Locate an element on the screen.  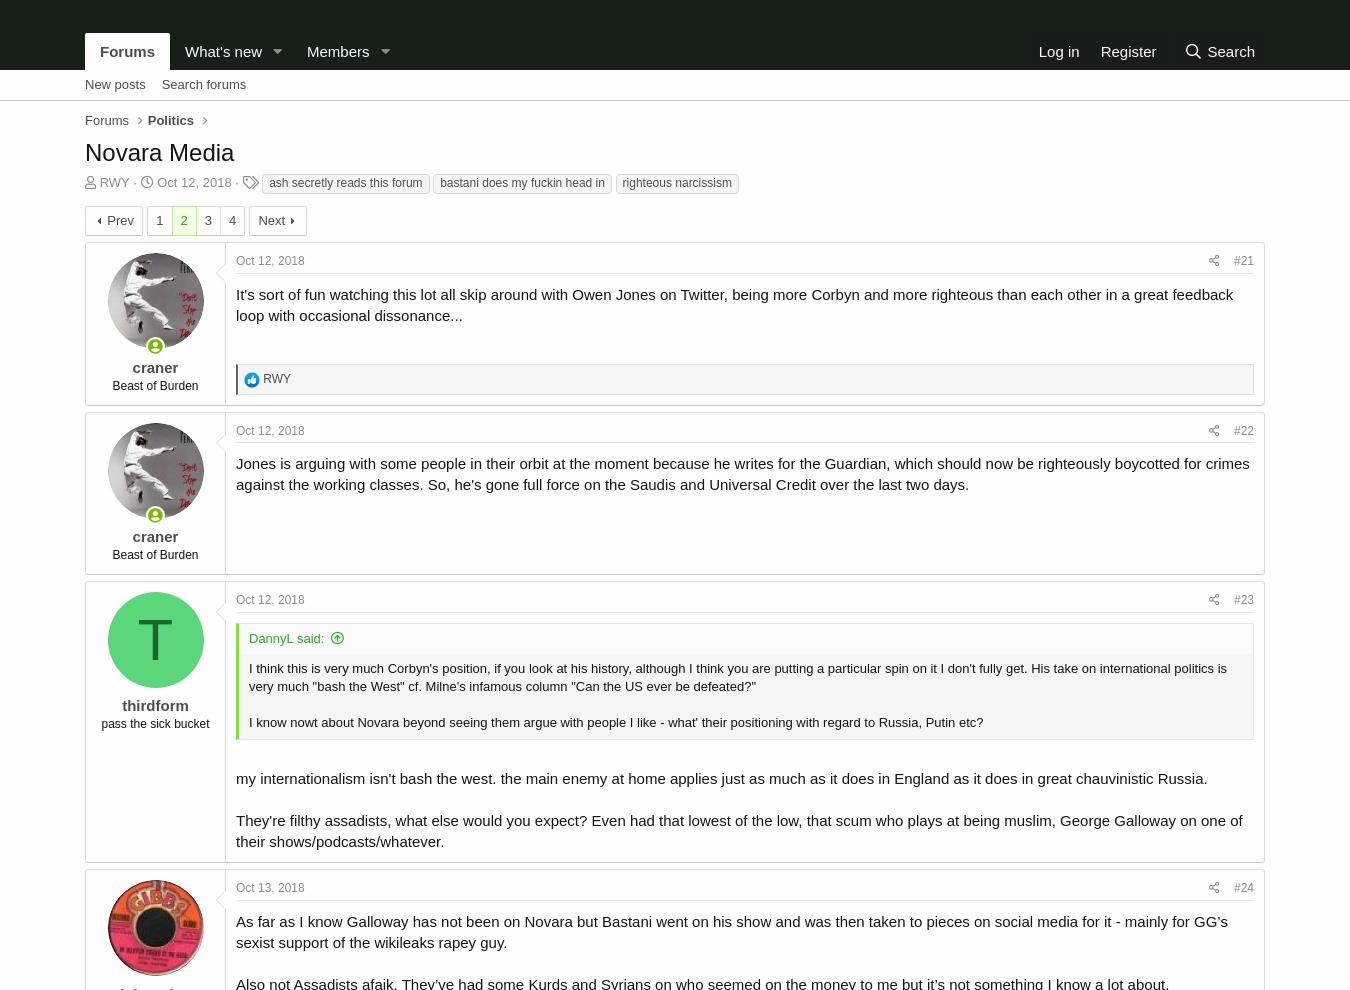
'#24' is located at coordinates (1243, 888).